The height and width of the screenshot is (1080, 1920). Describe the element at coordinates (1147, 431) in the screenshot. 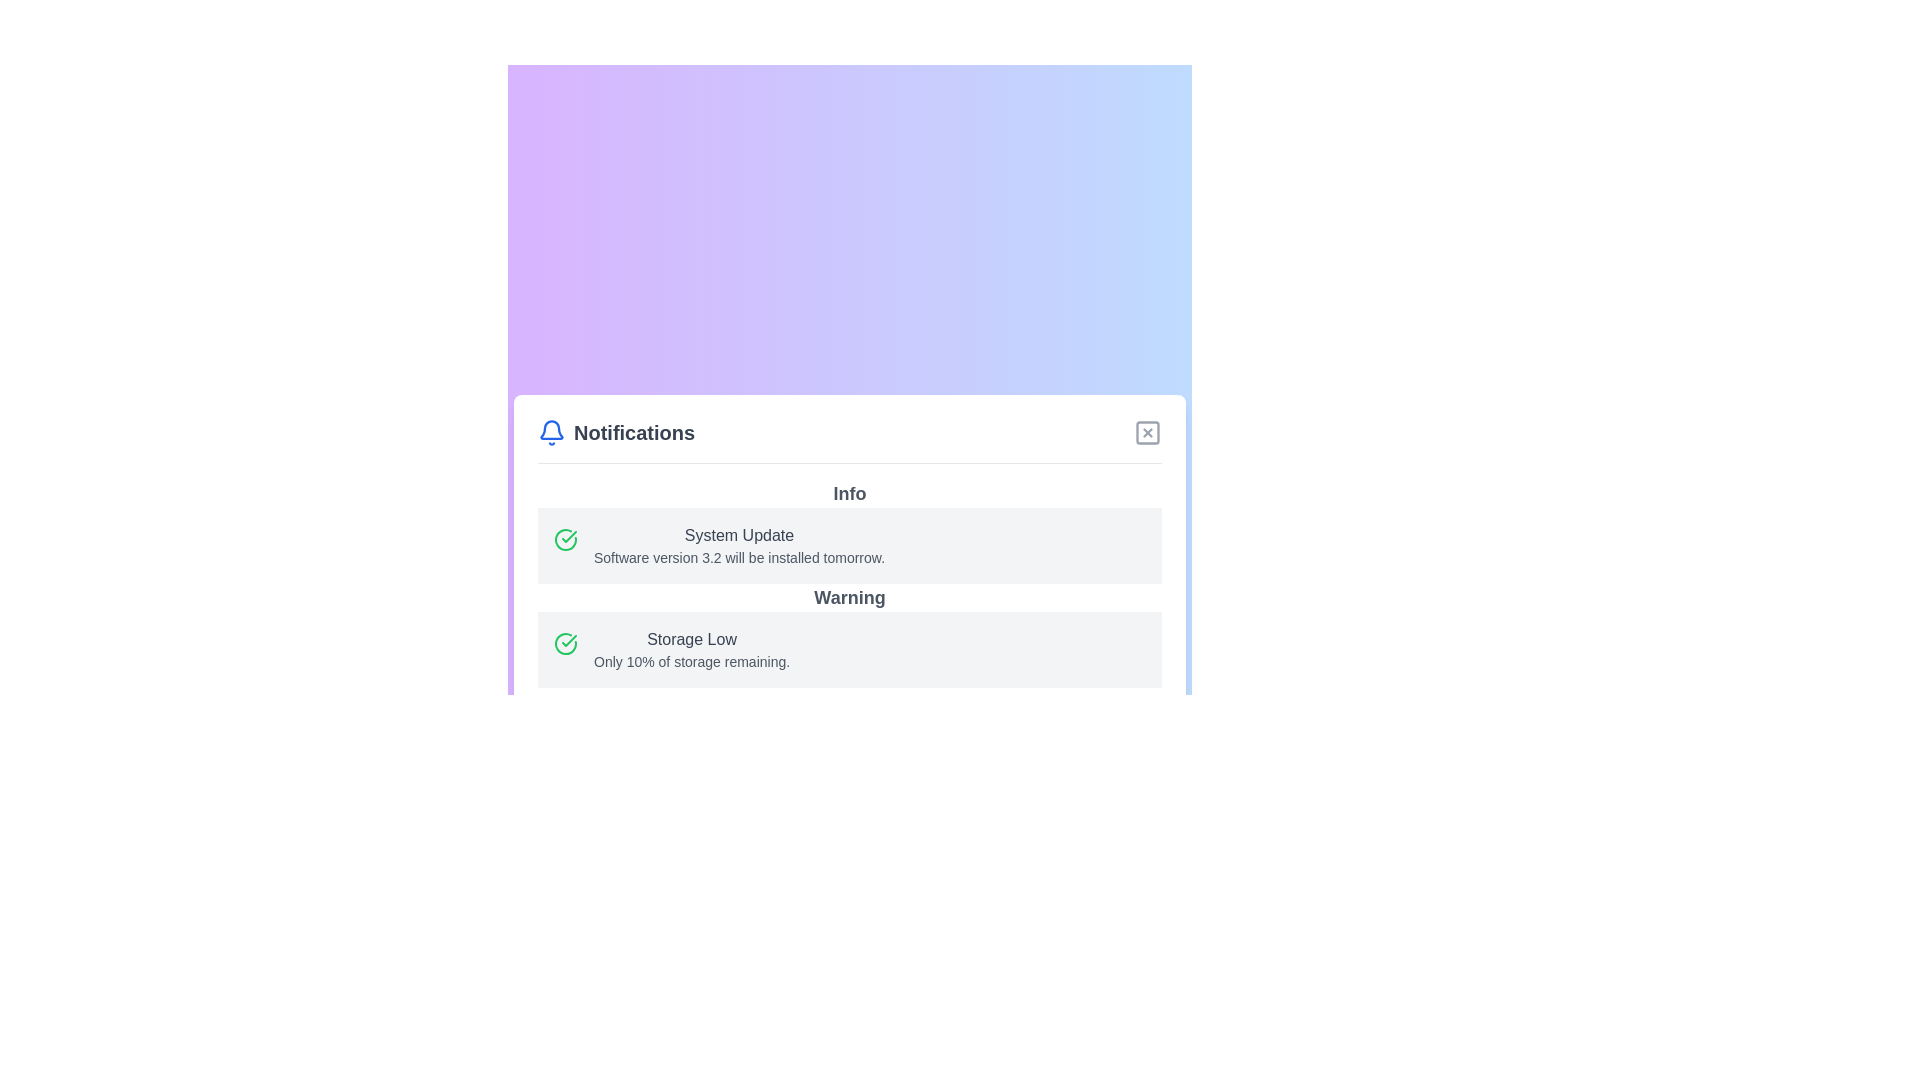

I see `the close button located at the top-right corner of the 'Notifications' panel` at that location.